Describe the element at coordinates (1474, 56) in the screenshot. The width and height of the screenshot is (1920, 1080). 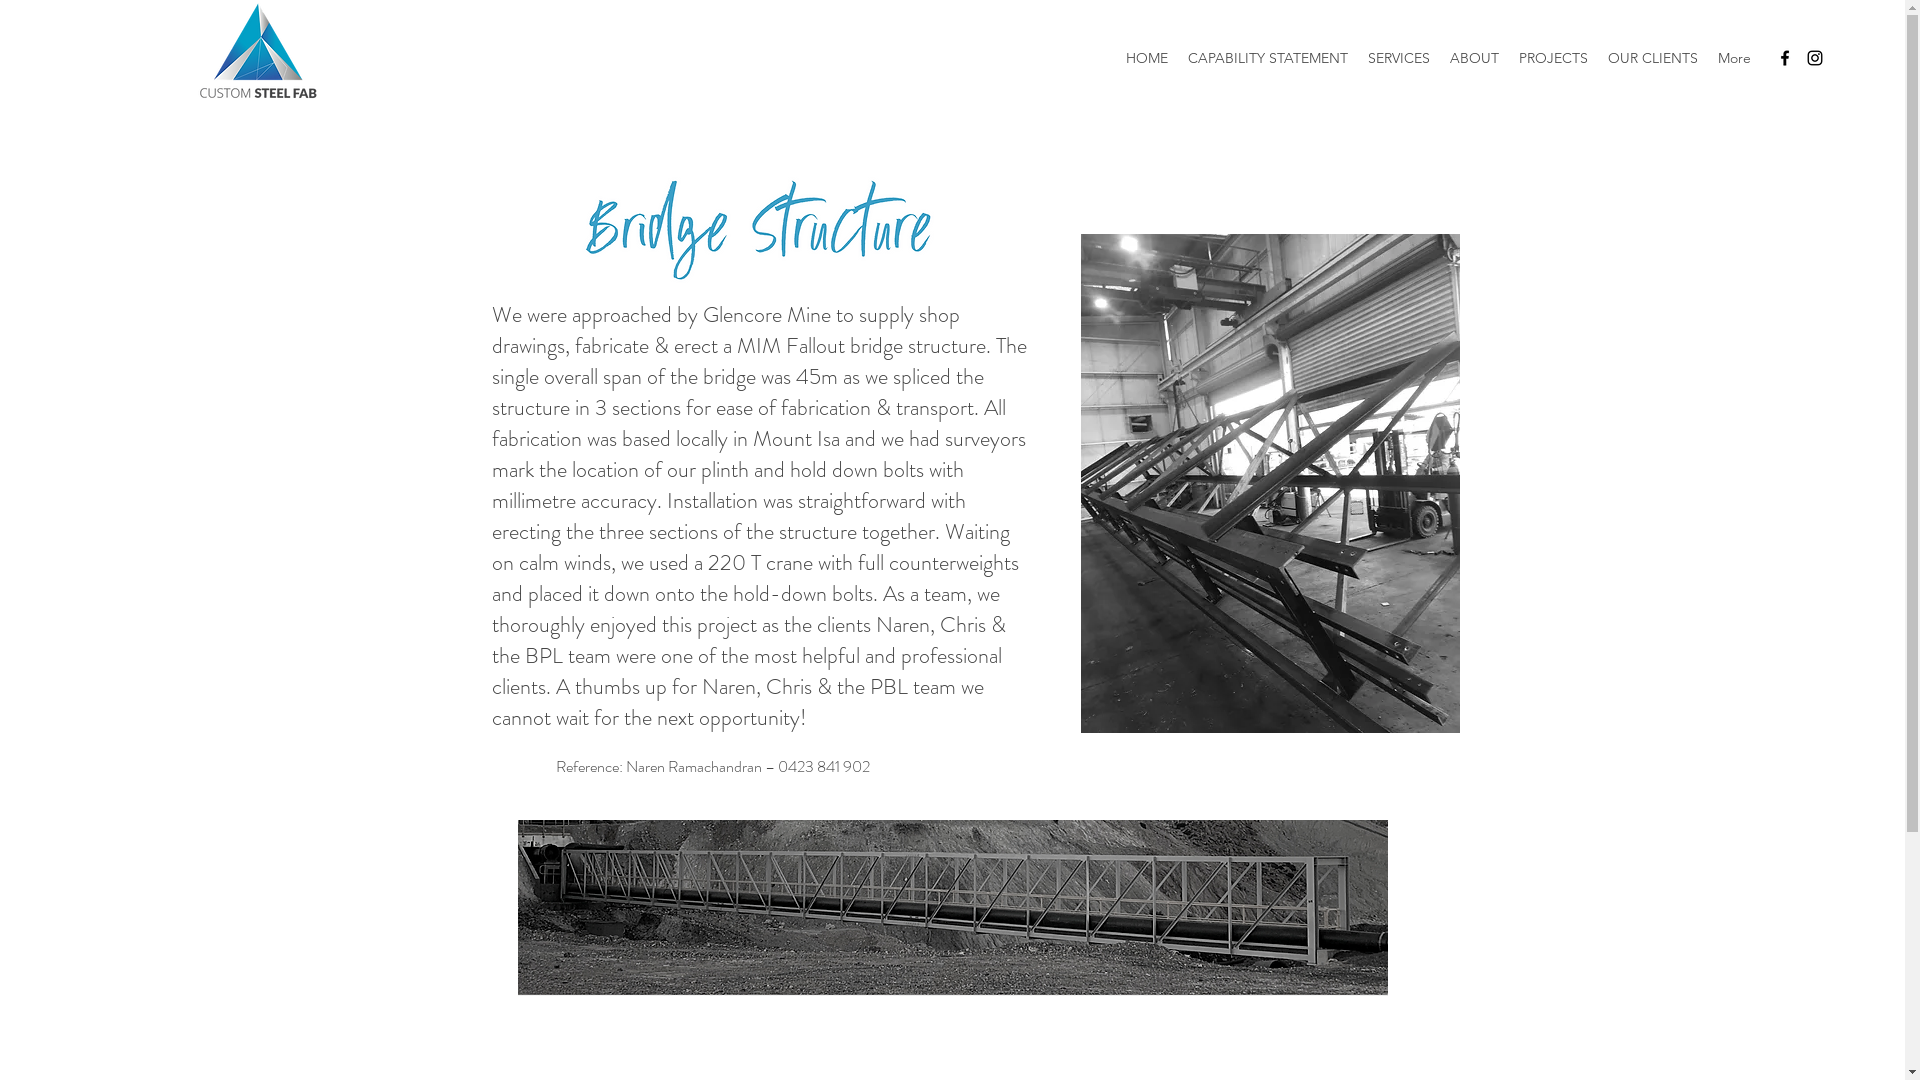
I see `'ABOUT'` at that location.